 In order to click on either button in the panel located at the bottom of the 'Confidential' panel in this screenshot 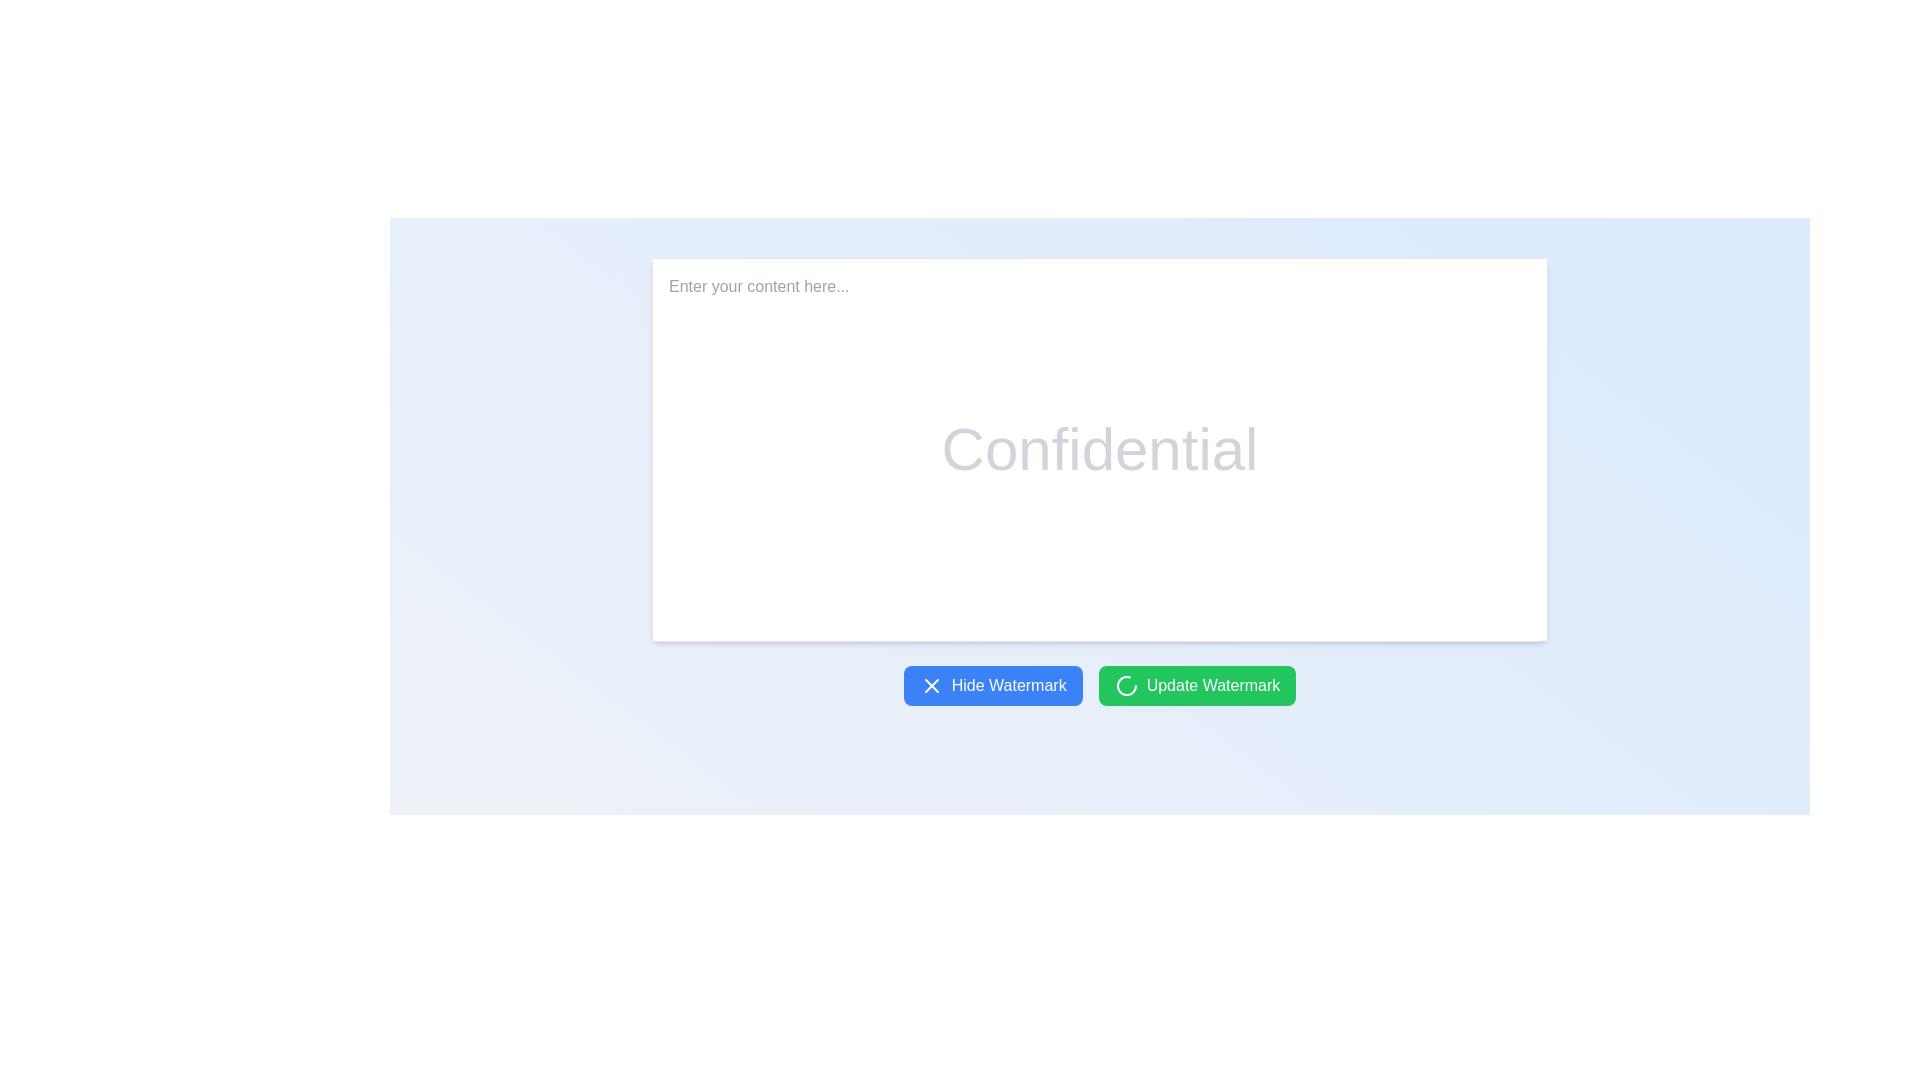, I will do `click(1098, 685)`.